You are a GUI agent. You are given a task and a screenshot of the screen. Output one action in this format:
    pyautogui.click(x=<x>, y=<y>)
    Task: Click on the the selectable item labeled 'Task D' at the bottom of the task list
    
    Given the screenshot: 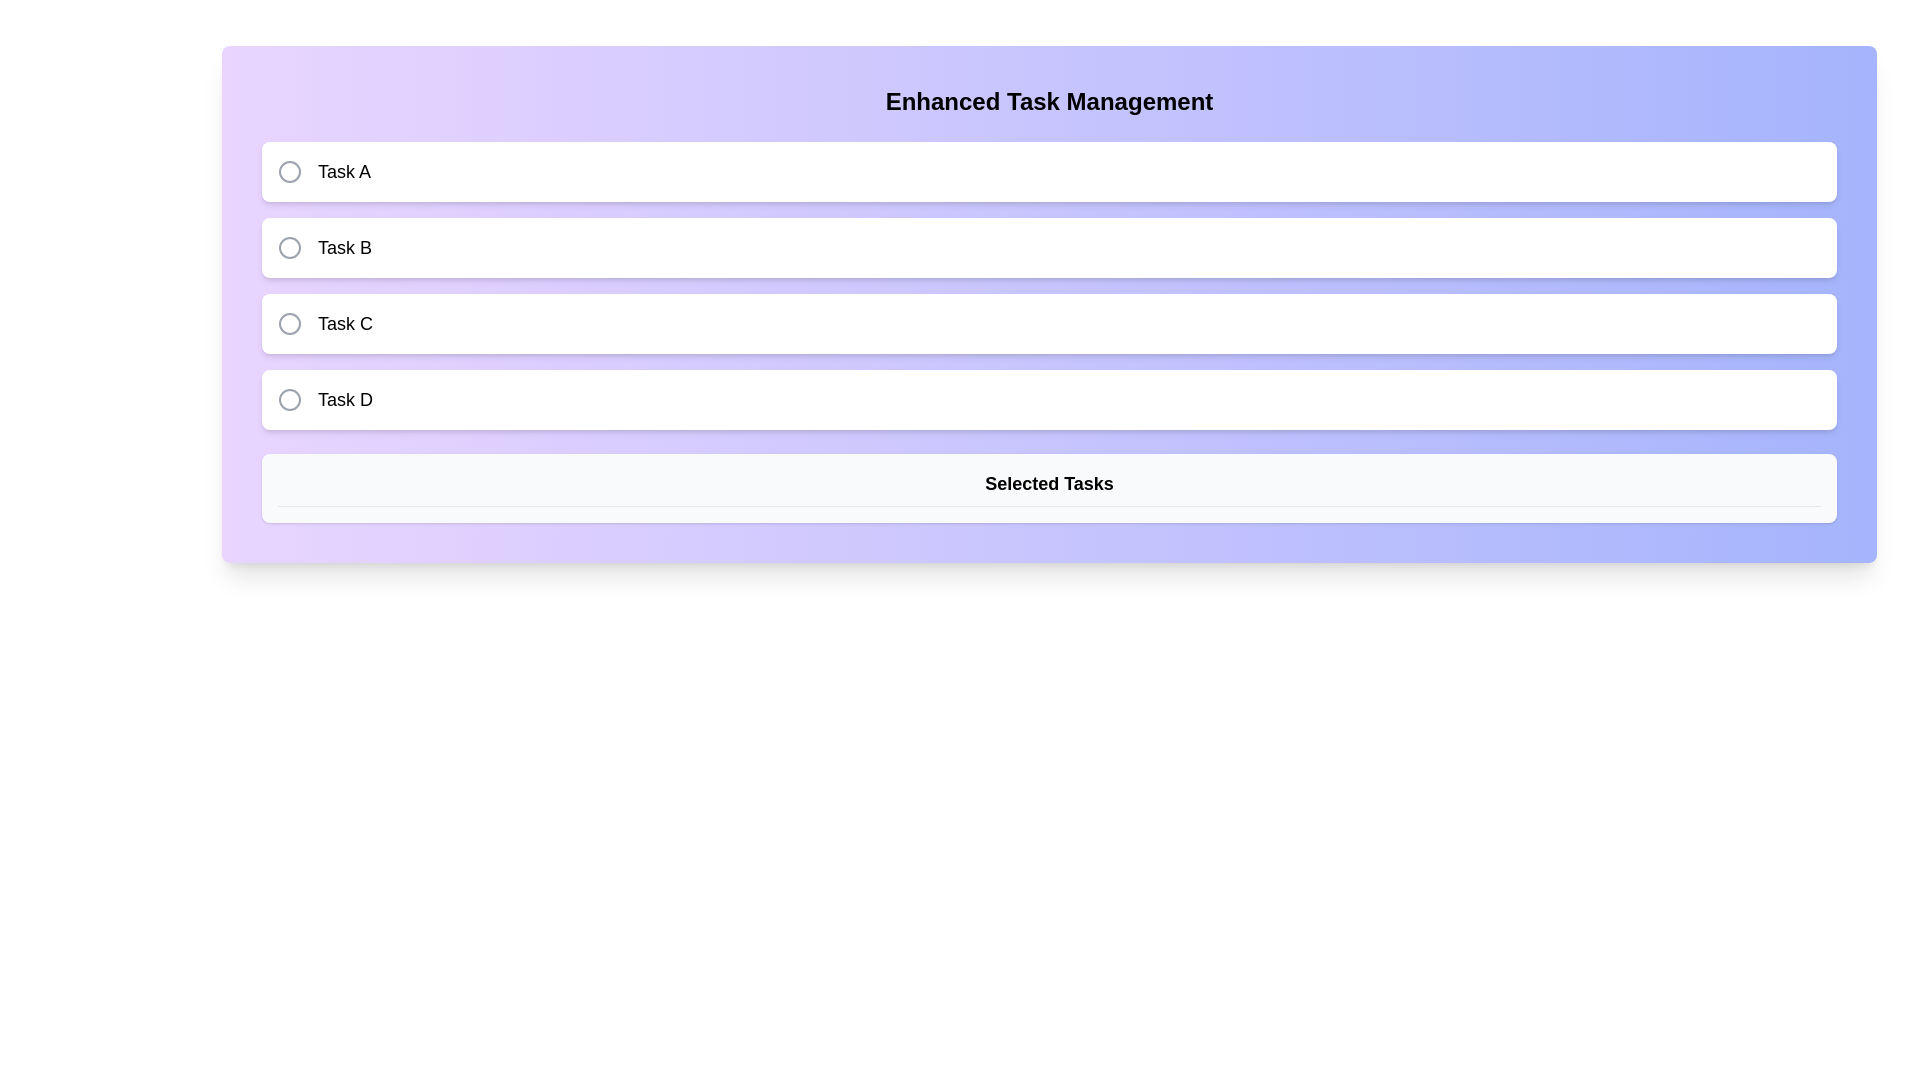 What is the action you would take?
    pyautogui.click(x=1048, y=400)
    